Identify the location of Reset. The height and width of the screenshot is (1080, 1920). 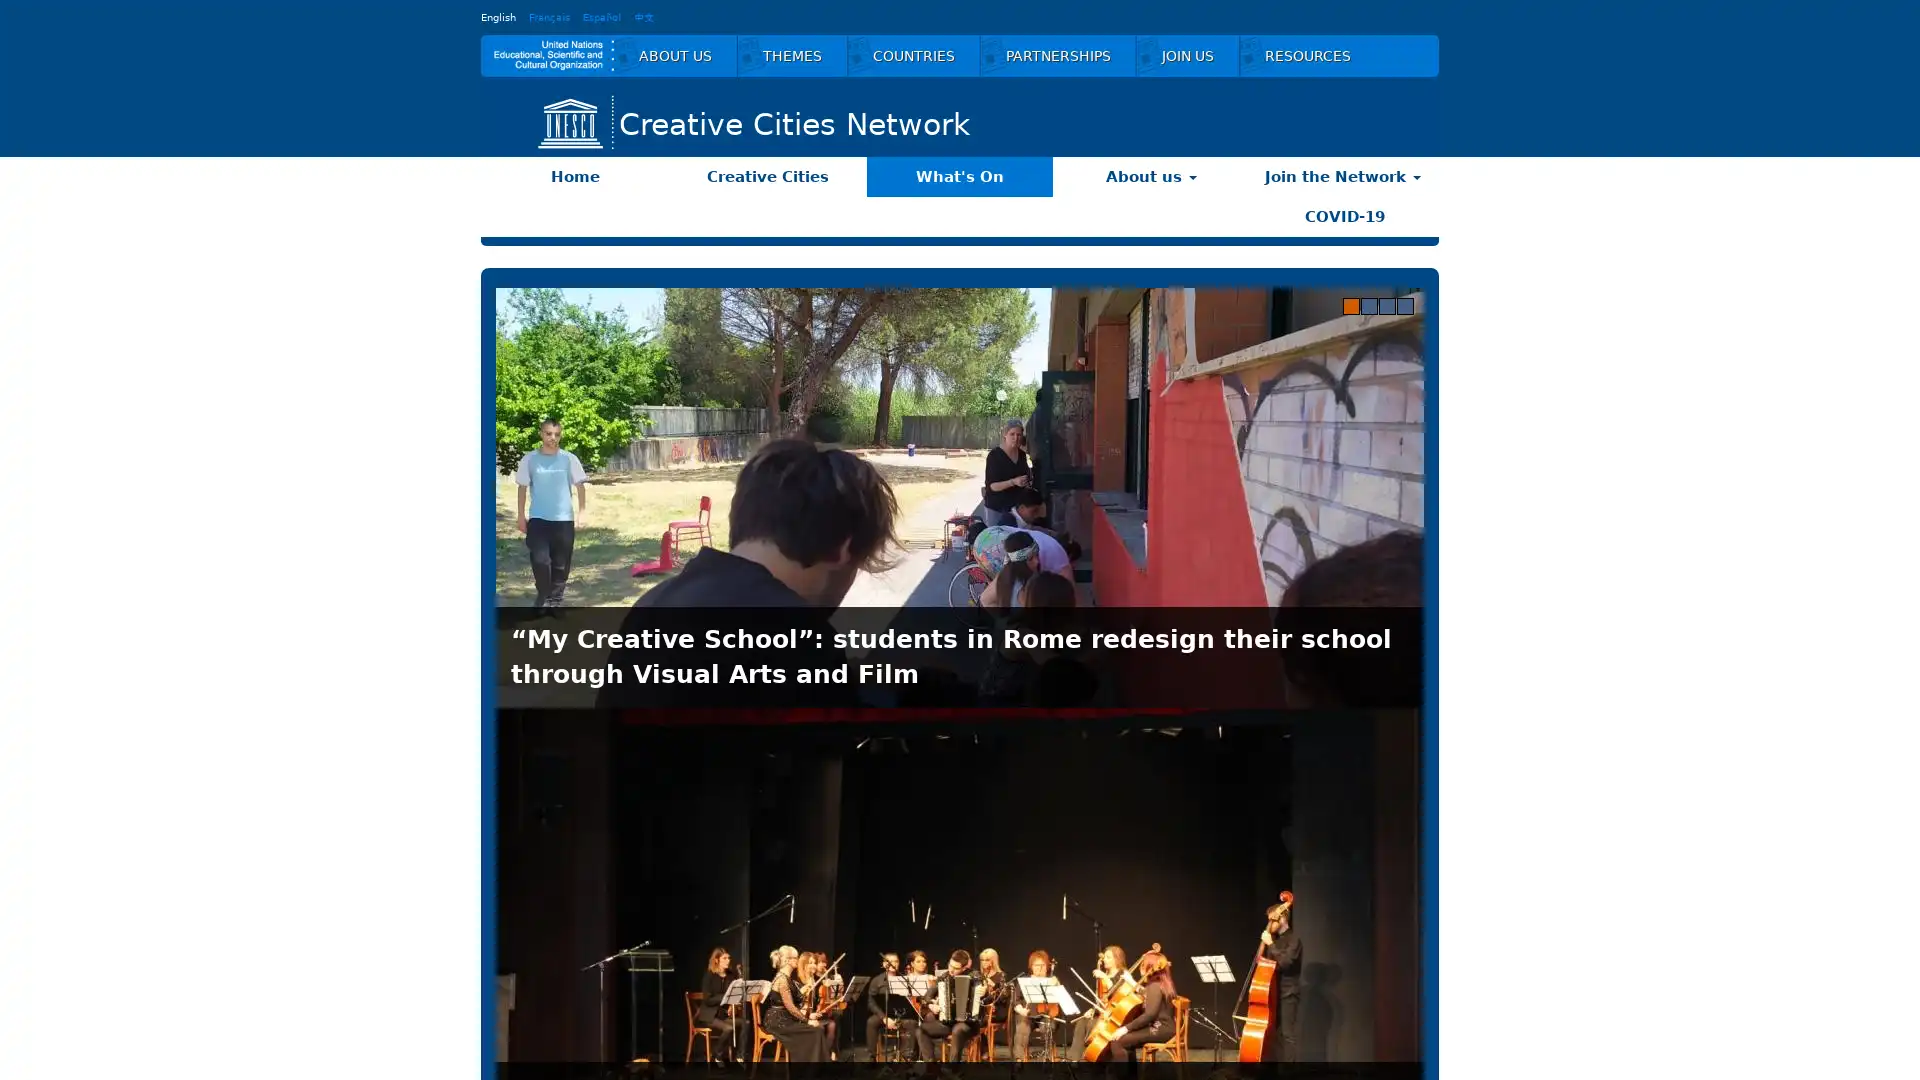
(1233, 986).